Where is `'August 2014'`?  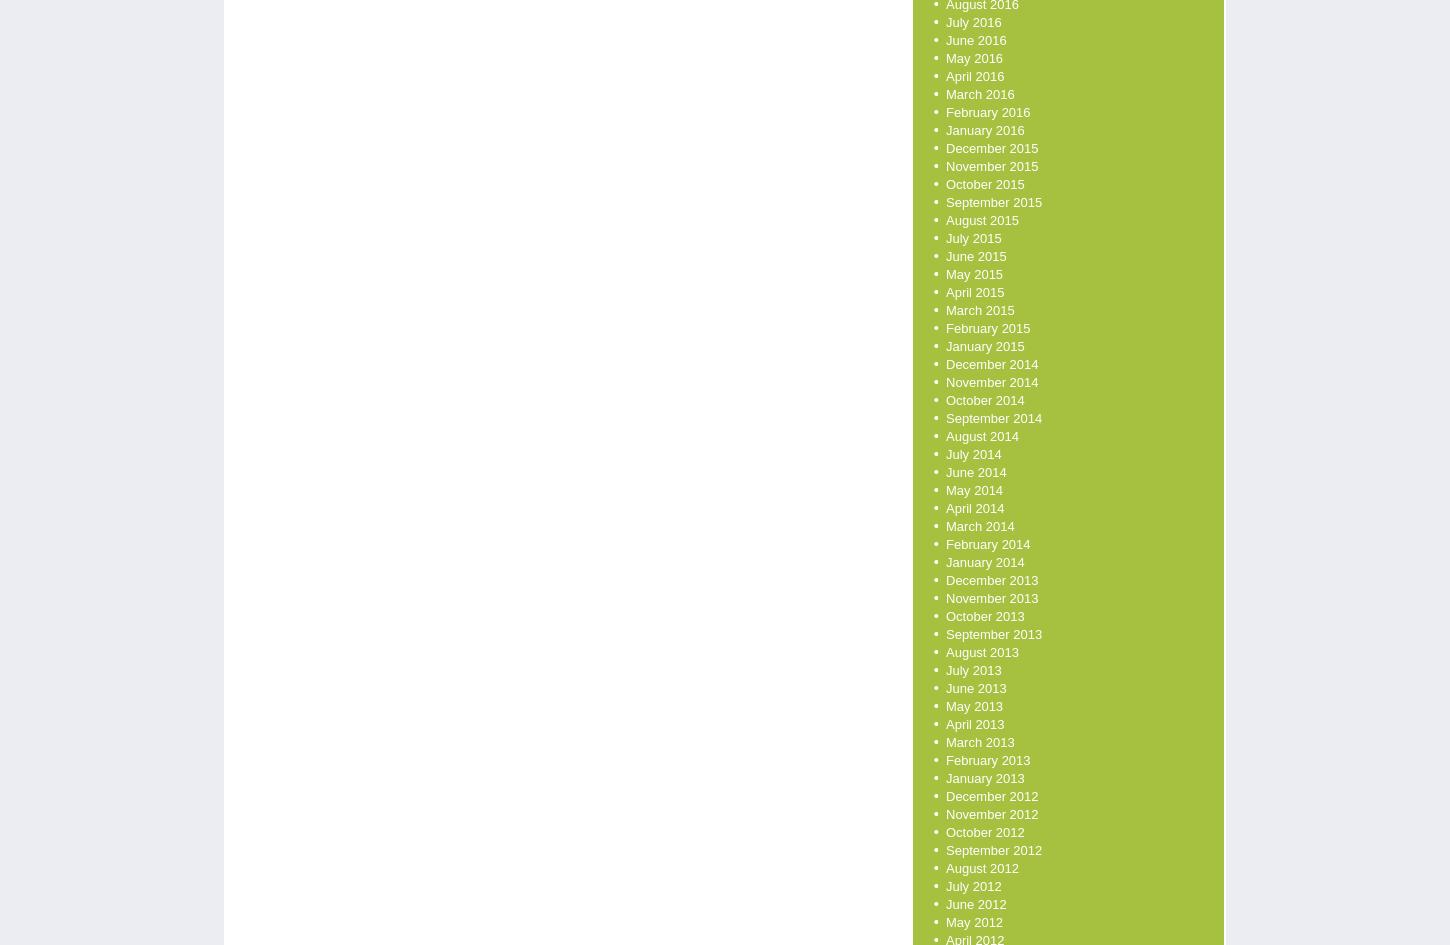
'August 2014' is located at coordinates (982, 436).